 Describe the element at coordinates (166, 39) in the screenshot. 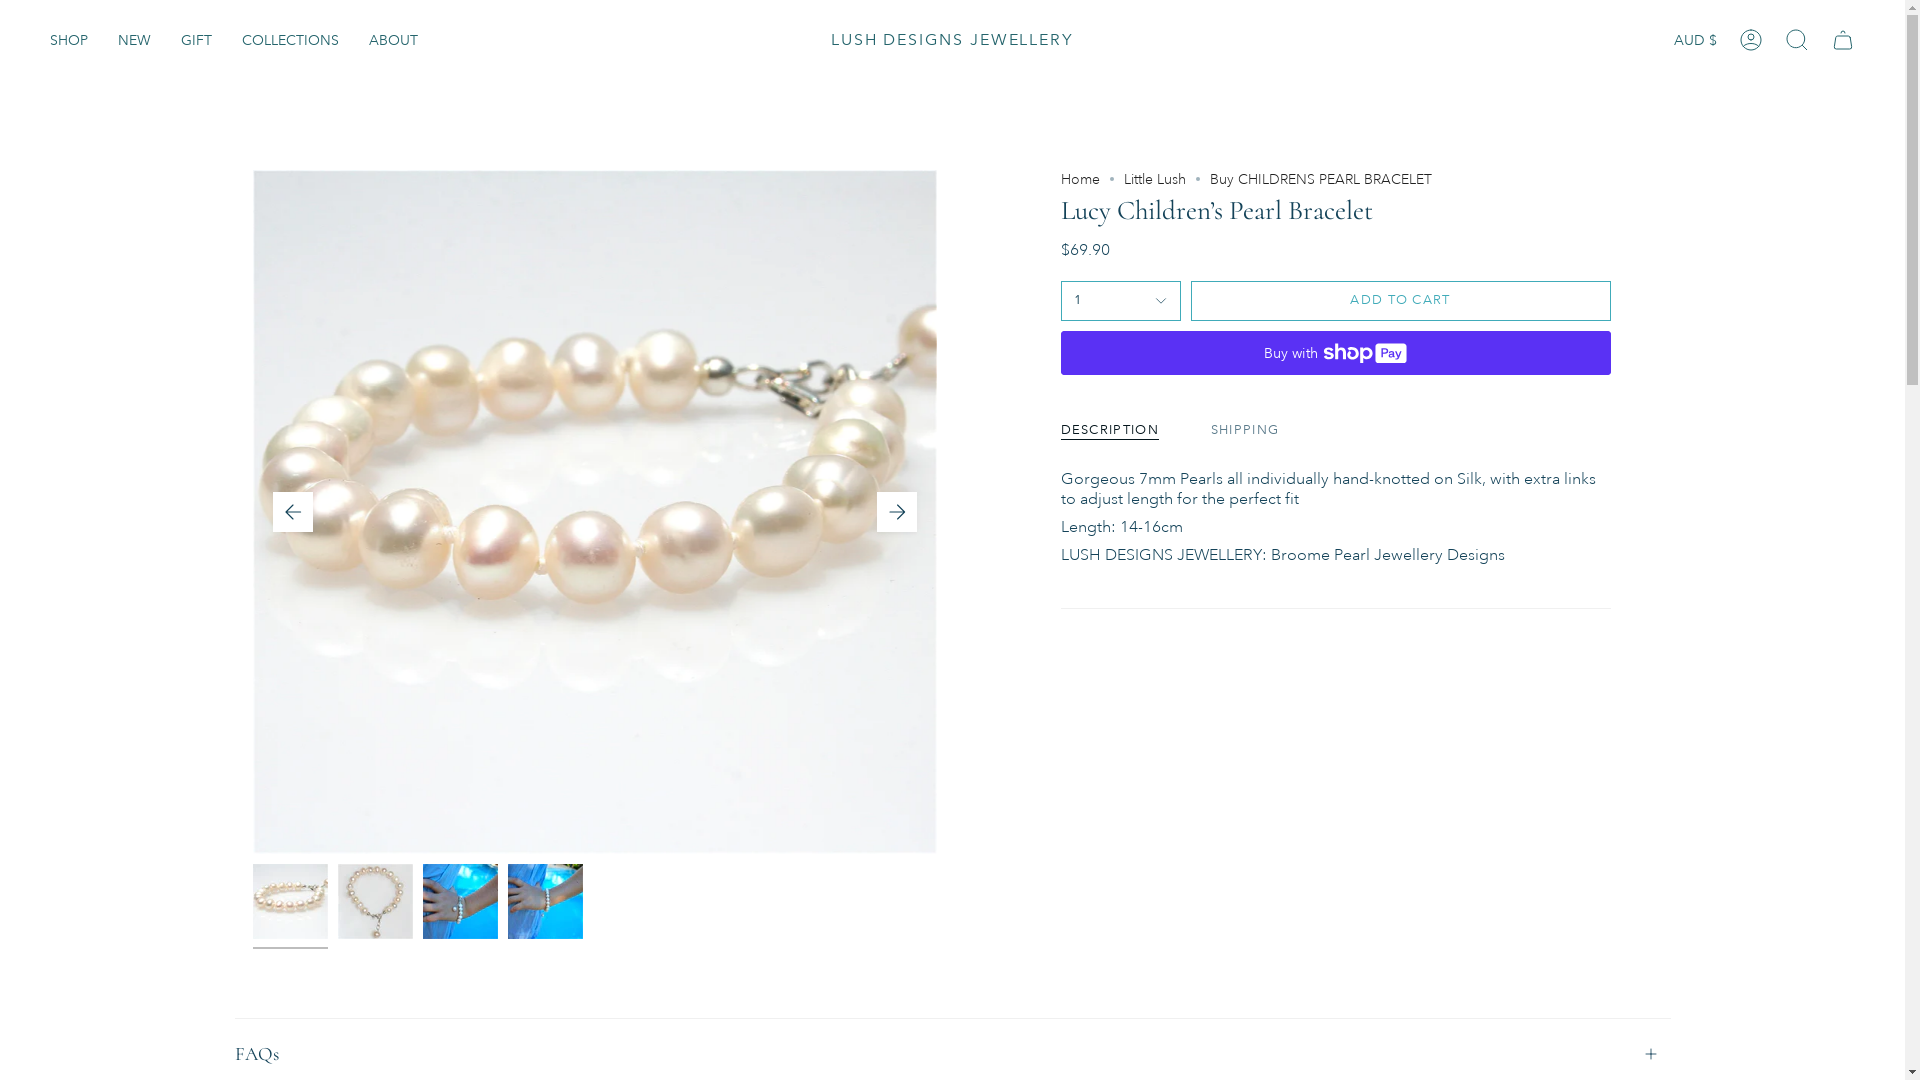

I see `'GIFT'` at that location.